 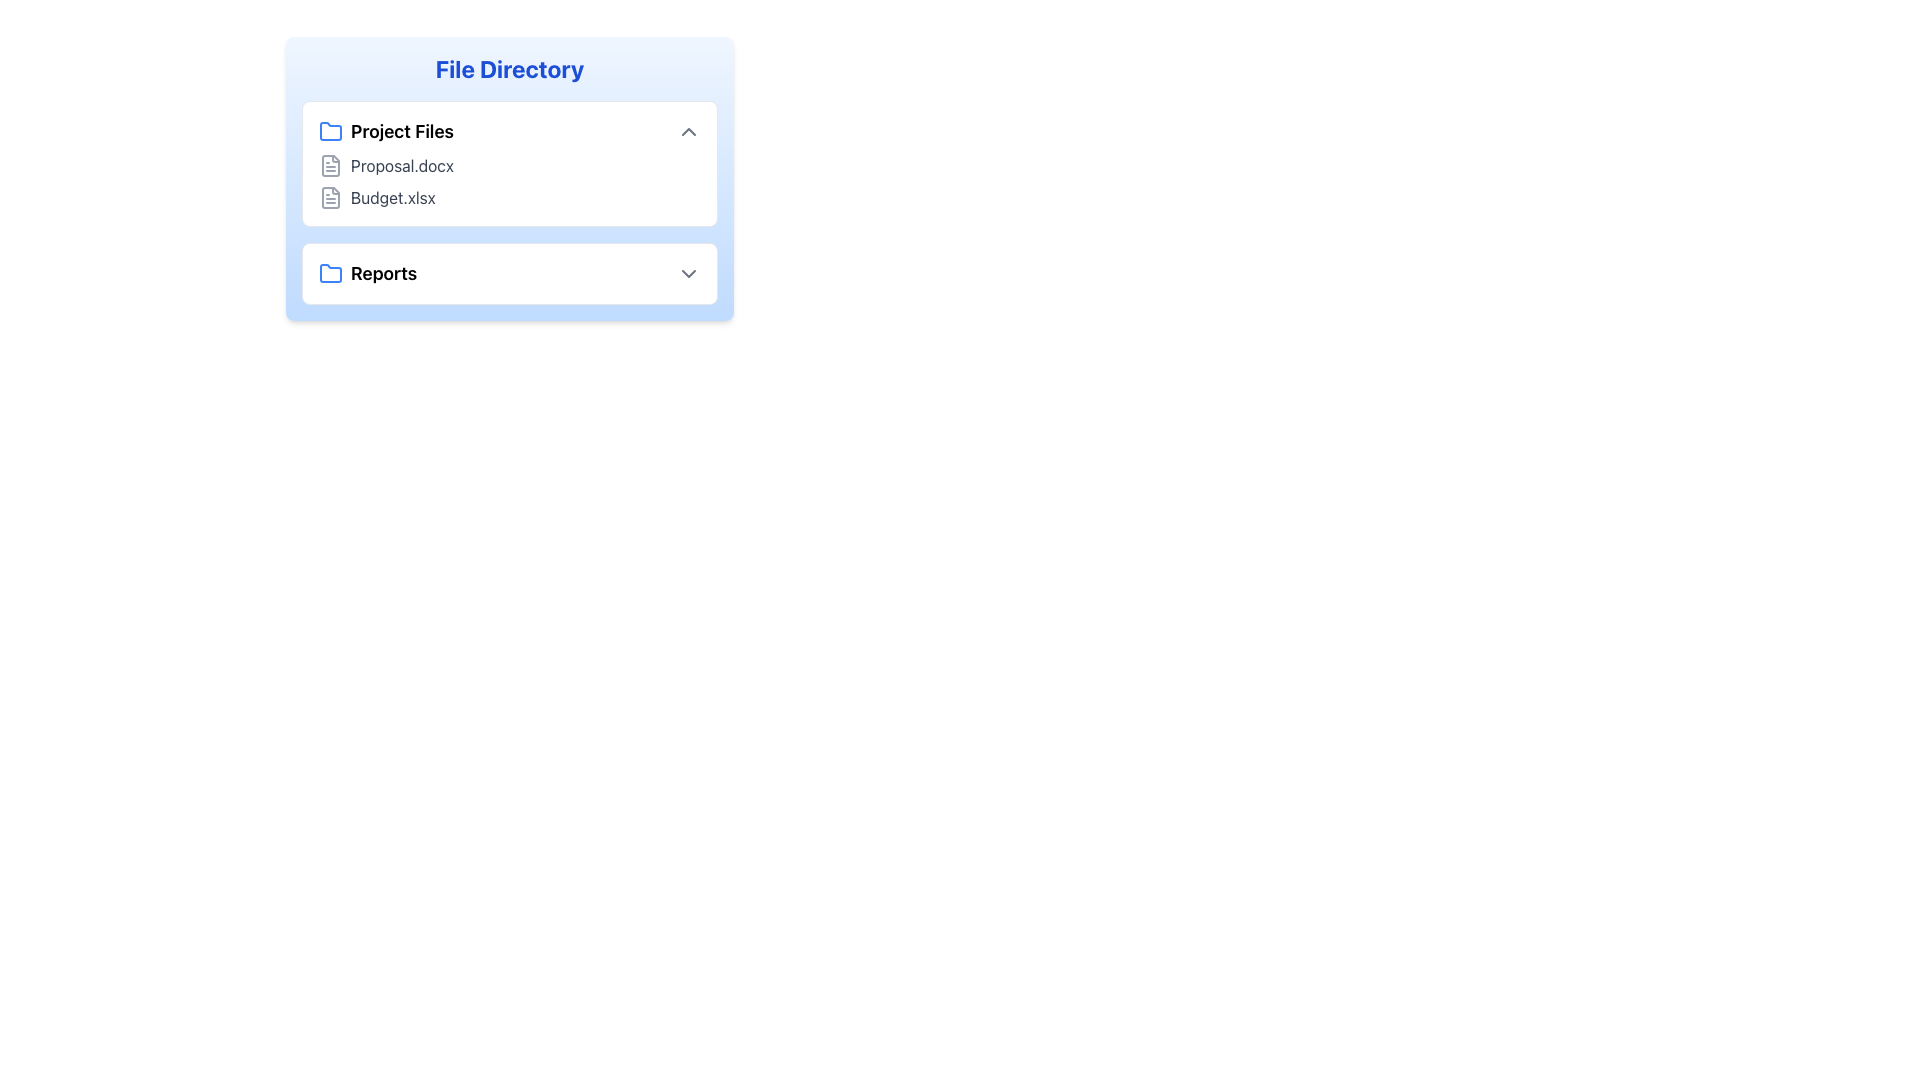 What do you see at coordinates (331, 131) in the screenshot?
I see `the folder icon representing the 'Project Files'` at bounding box center [331, 131].